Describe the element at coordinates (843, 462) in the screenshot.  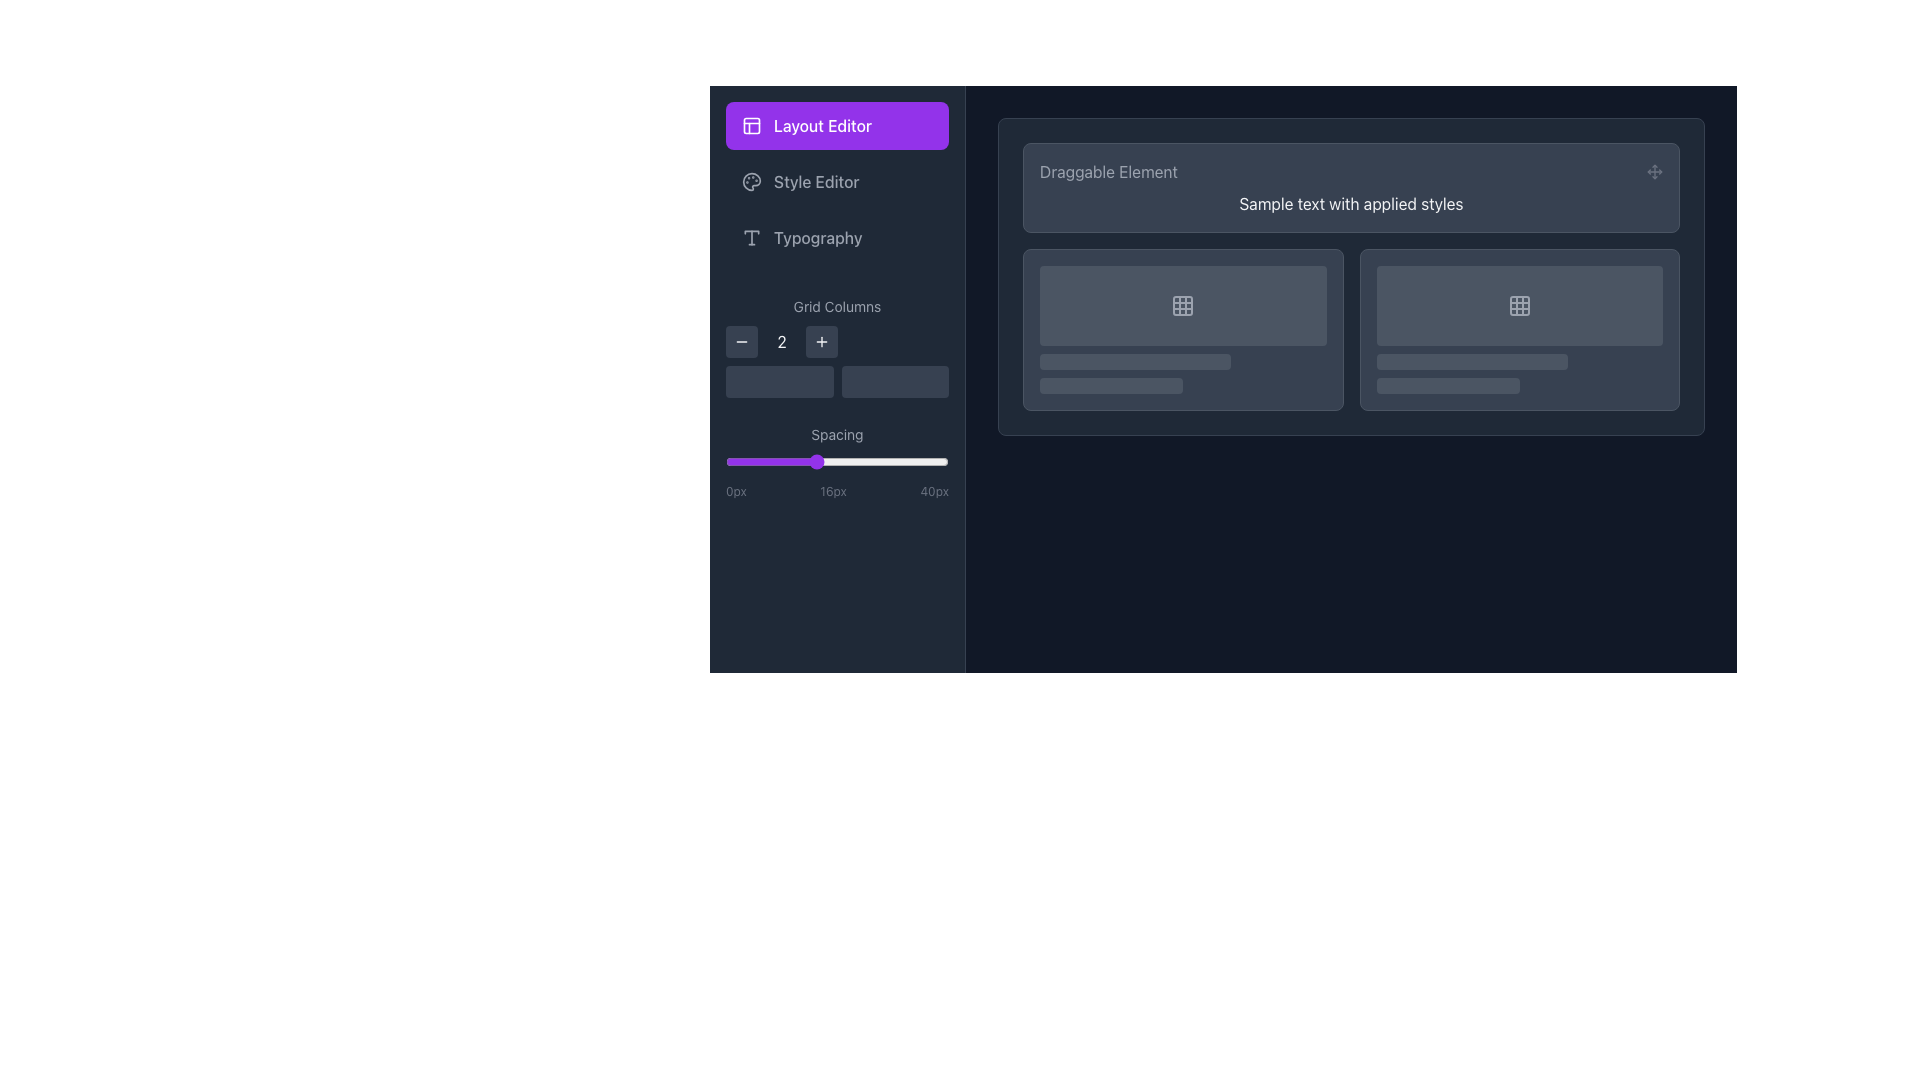
I see `spacing` at that location.